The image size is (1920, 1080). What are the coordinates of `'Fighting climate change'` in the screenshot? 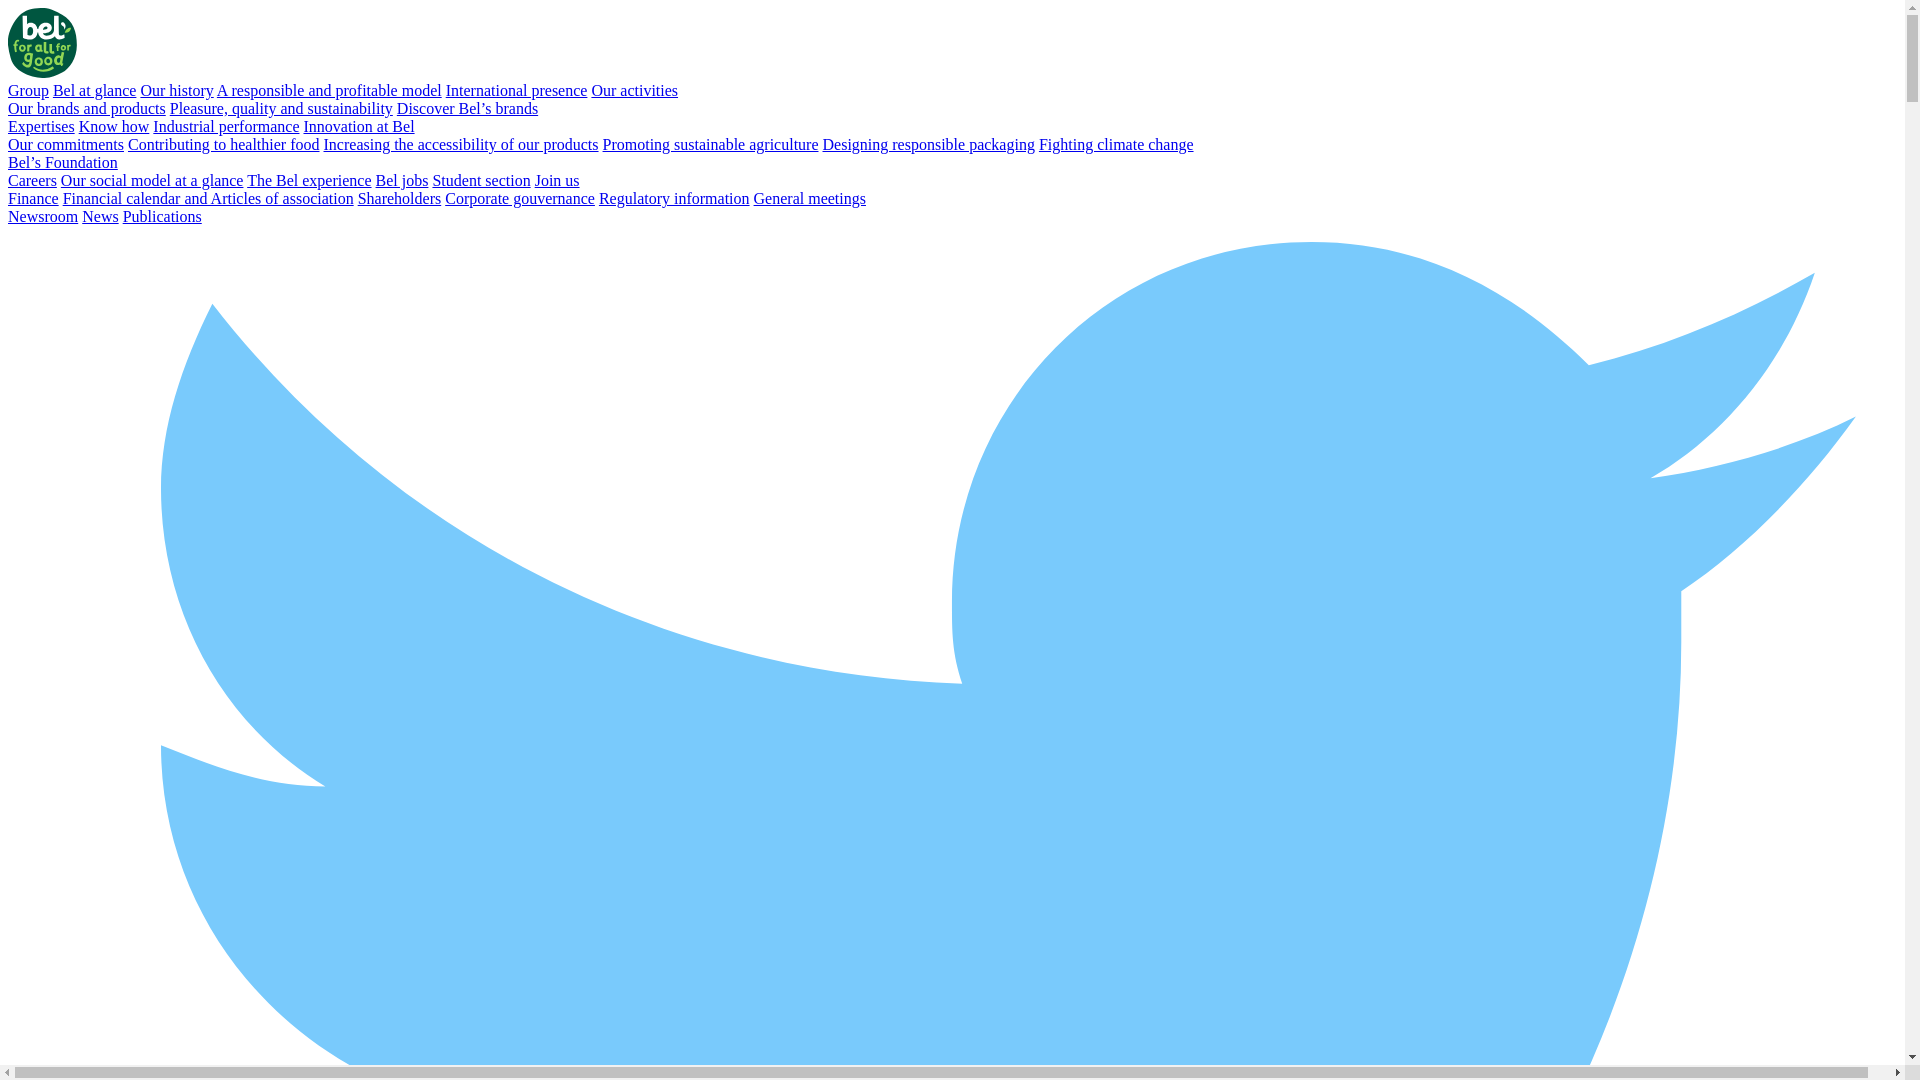 It's located at (1115, 143).